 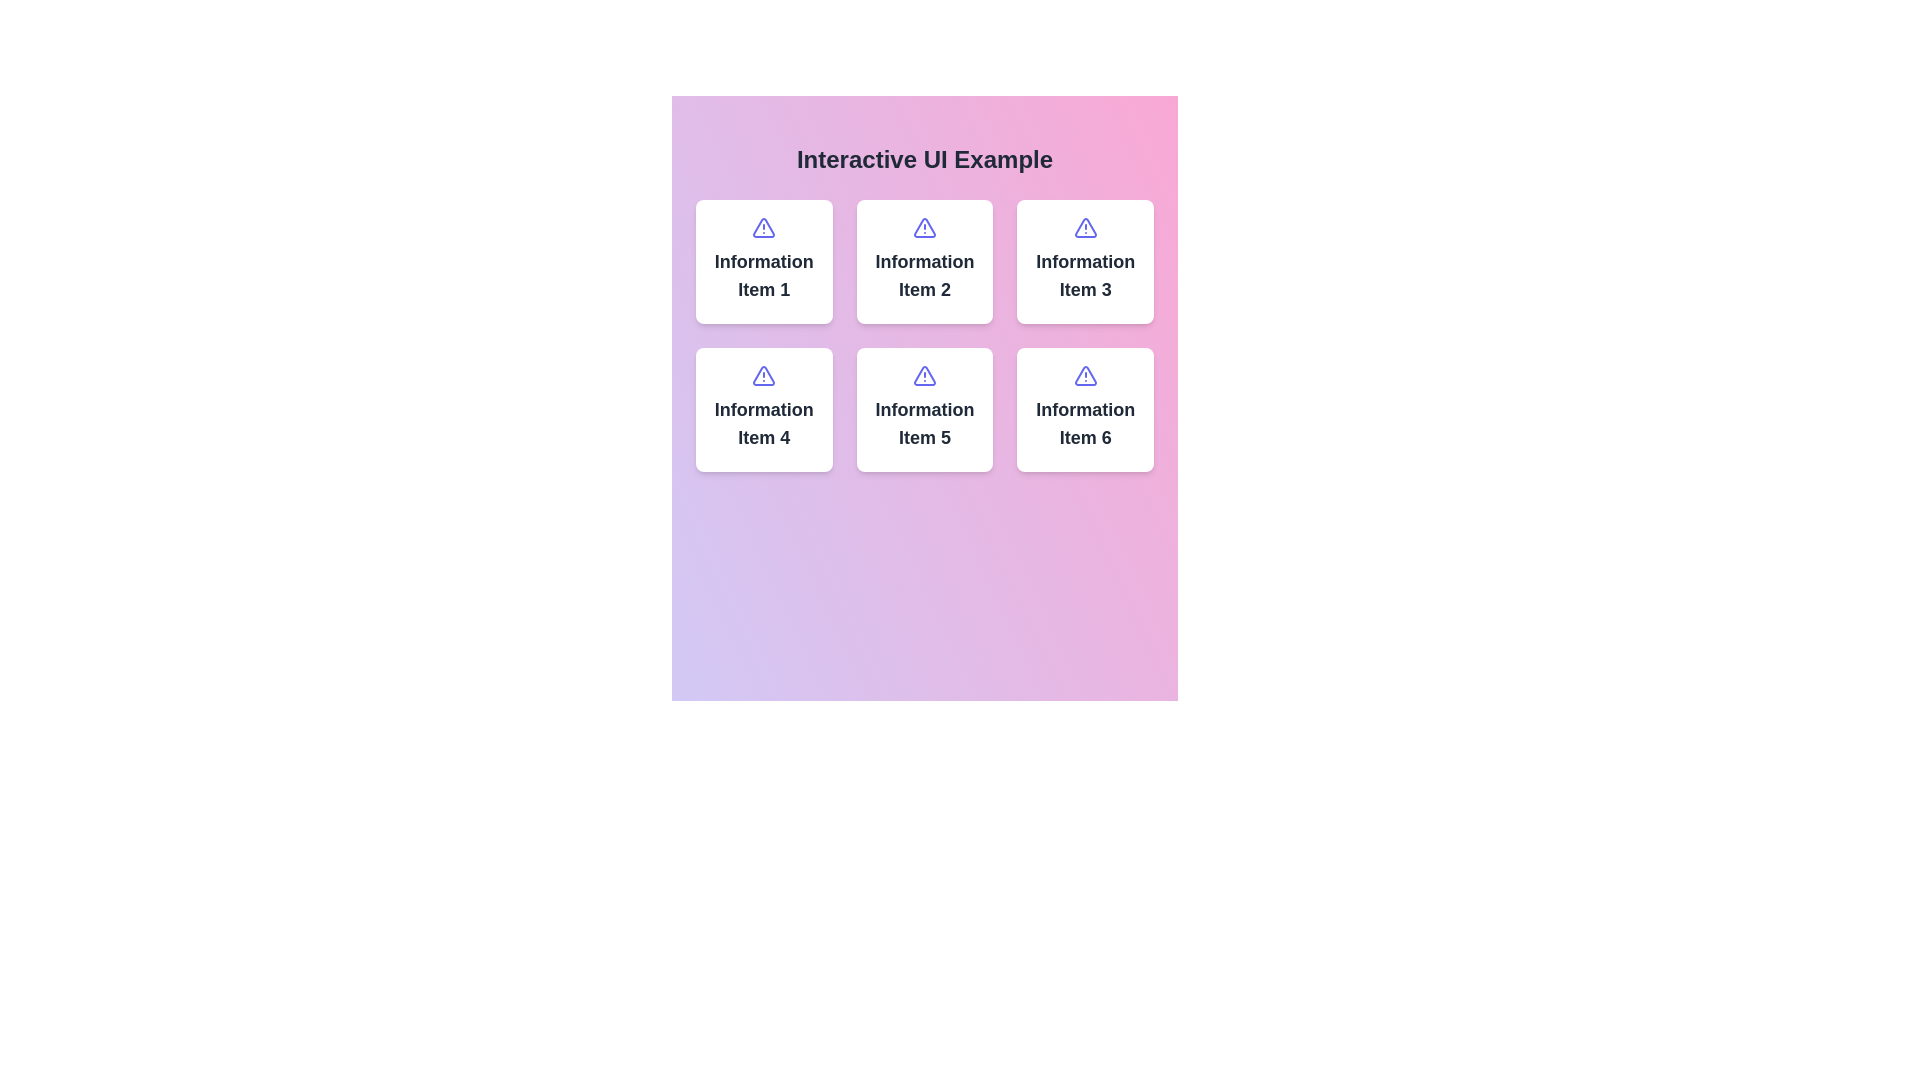 I want to click on the top-left warning or alert icon in the grid layout above the title 'Information Item 1', so click(x=763, y=226).